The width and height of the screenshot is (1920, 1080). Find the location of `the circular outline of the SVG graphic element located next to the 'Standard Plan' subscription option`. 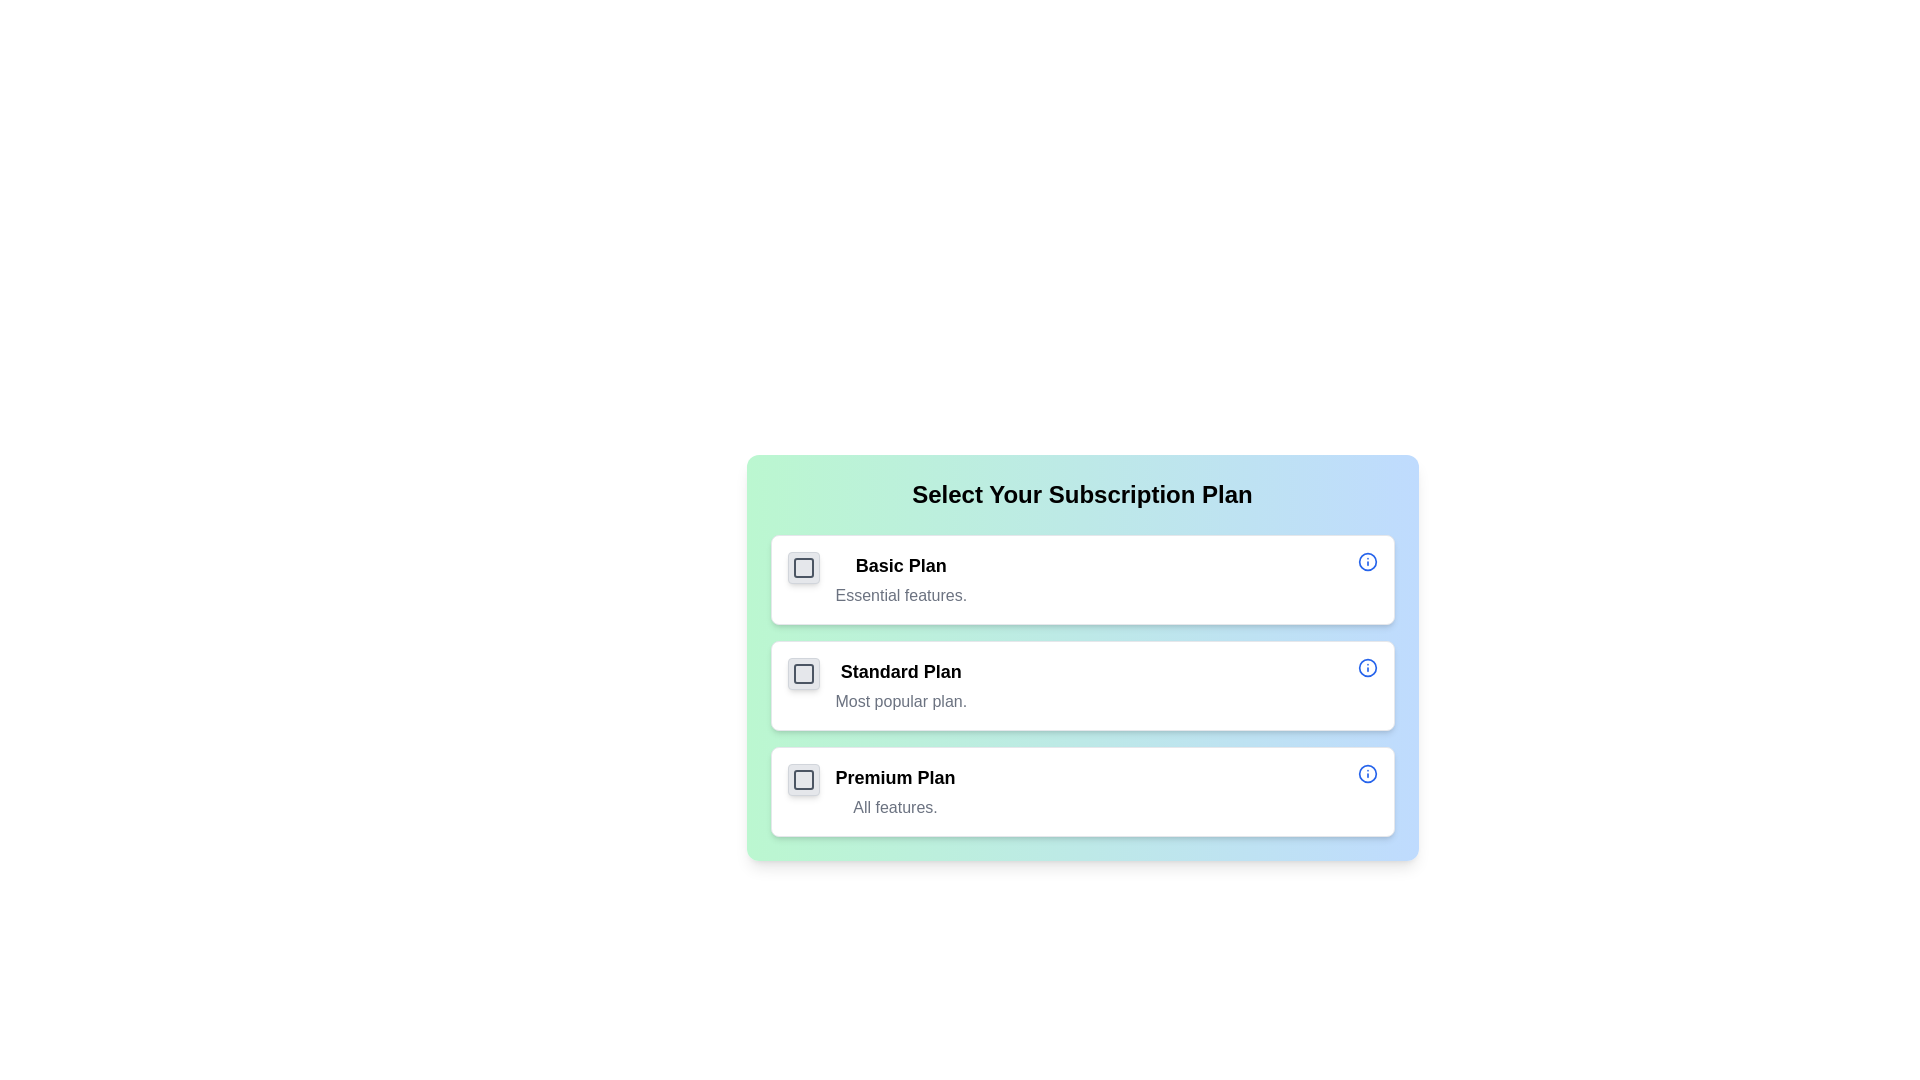

the circular outline of the SVG graphic element located next to the 'Standard Plan' subscription option is located at coordinates (1366, 667).